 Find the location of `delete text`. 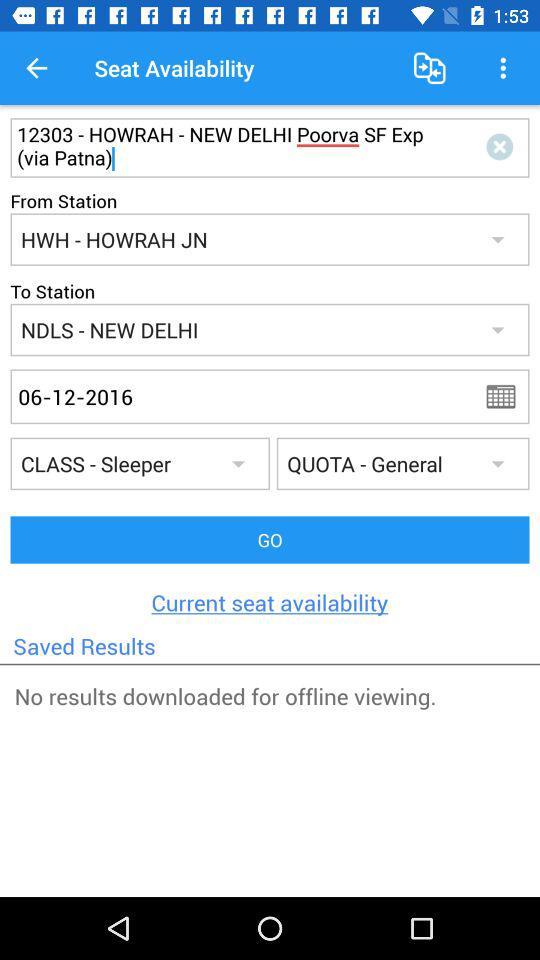

delete text is located at coordinates (502, 146).